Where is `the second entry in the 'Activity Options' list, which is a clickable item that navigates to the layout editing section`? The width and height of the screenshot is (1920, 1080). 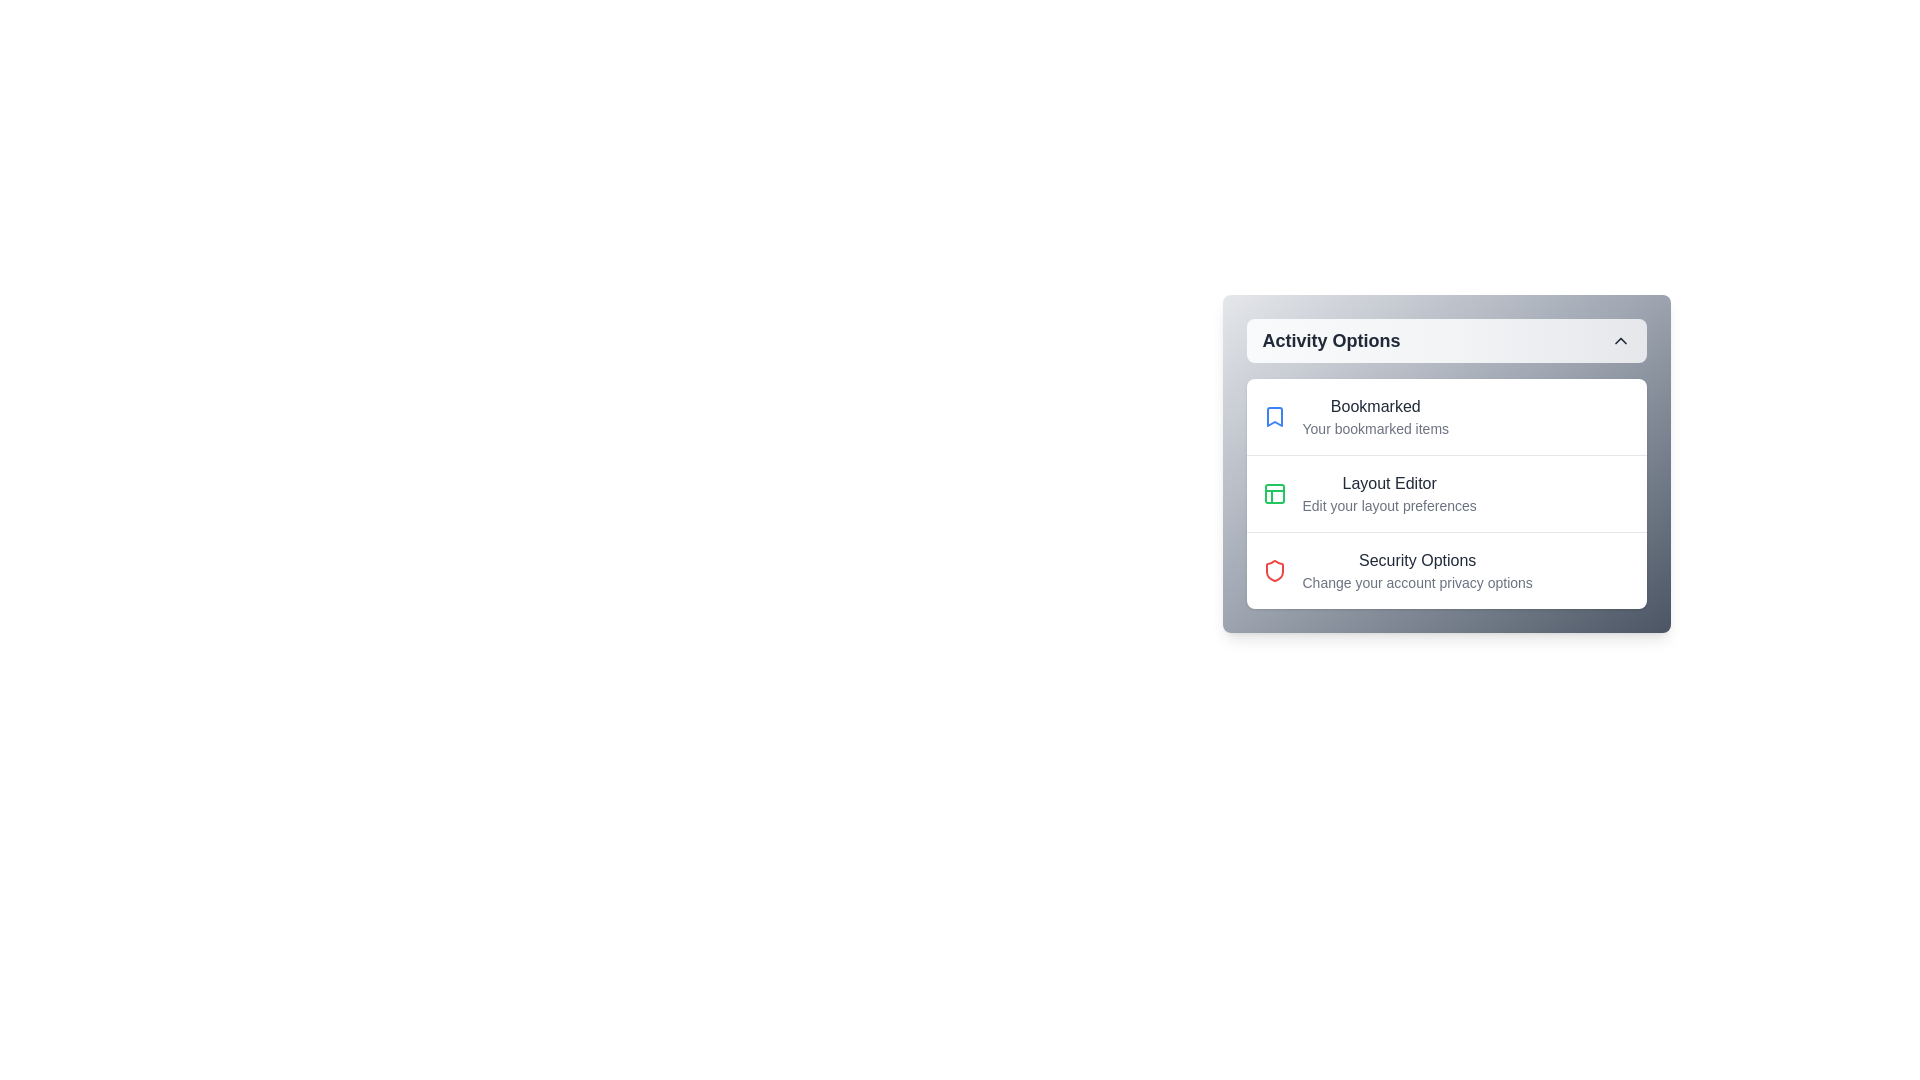
the second entry in the 'Activity Options' list, which is a clickable item that navigates to the layout editing section is located at coordinates (1446, 493).